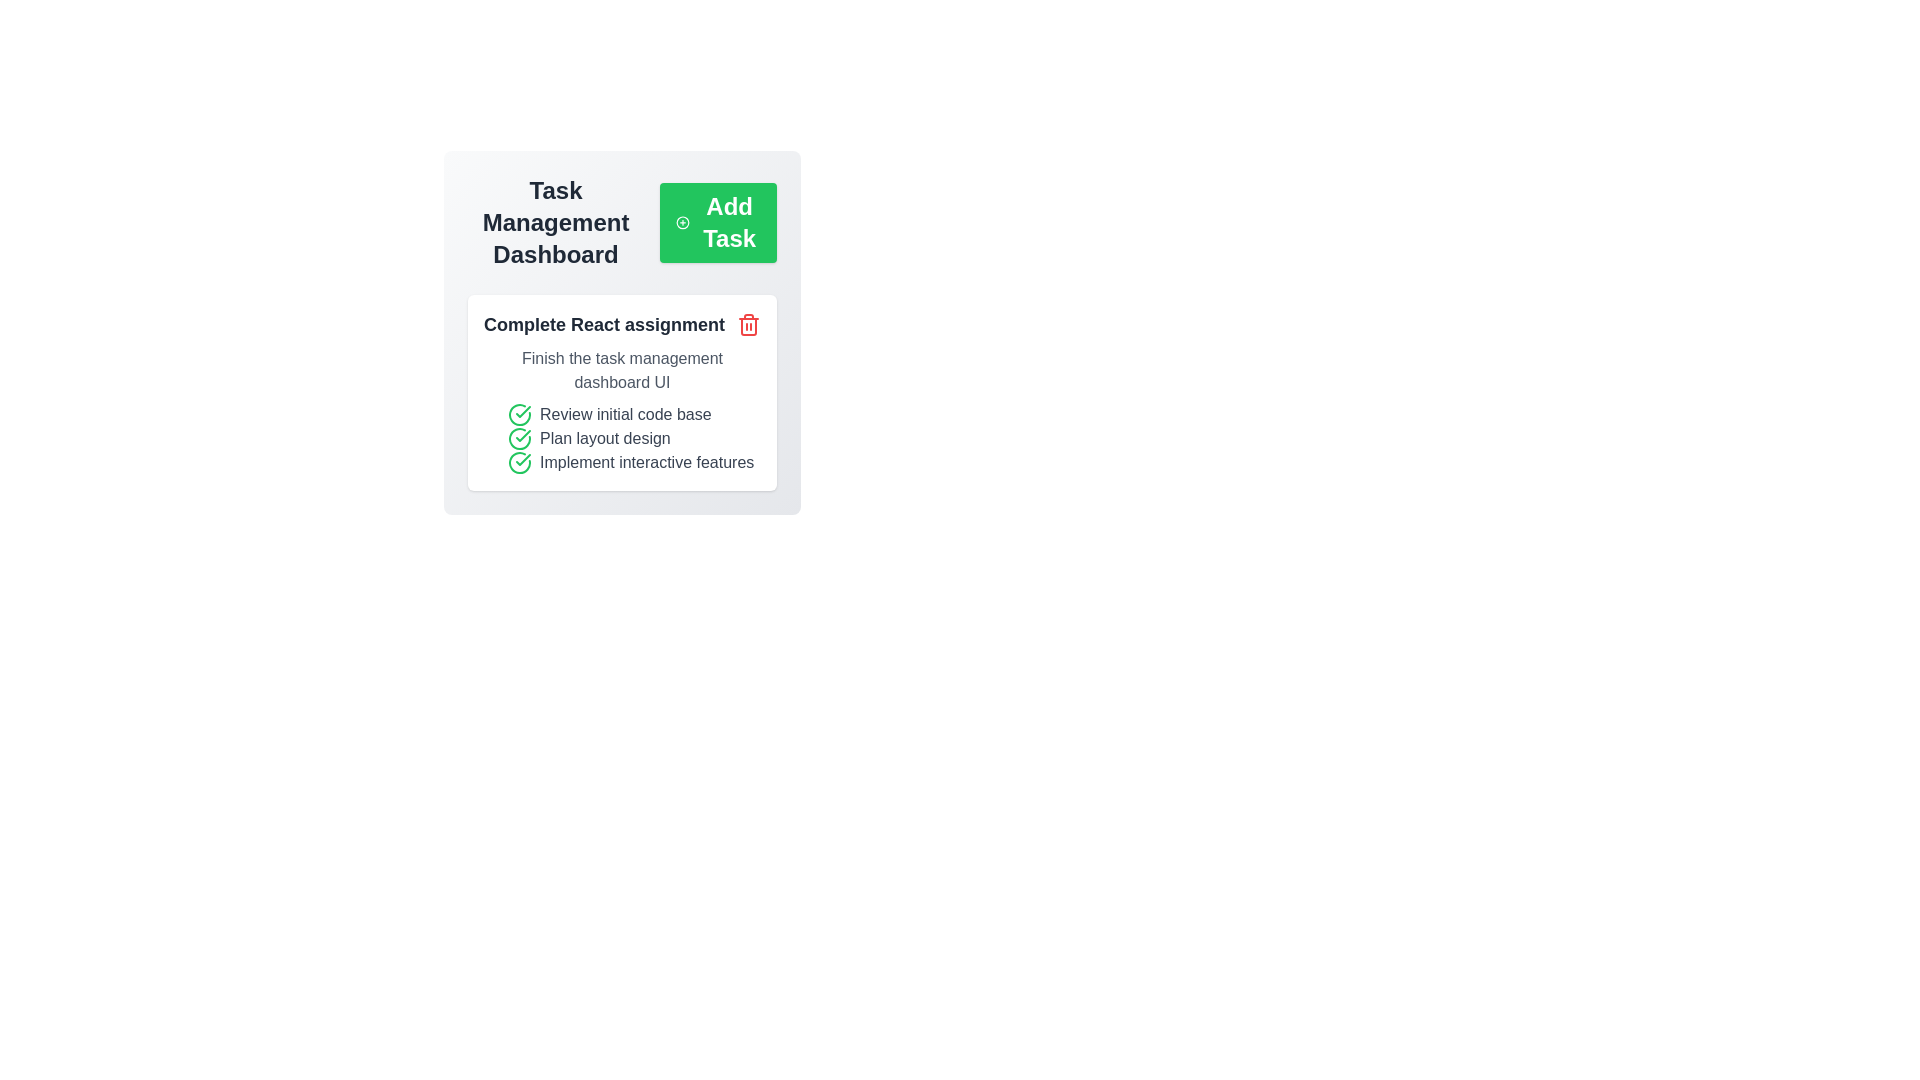 The image size is (1920, 1080). I want to click on the static text label displaying the description of the task 'Complete React assignment', which is the first task item in the task card, so click(621, 370).